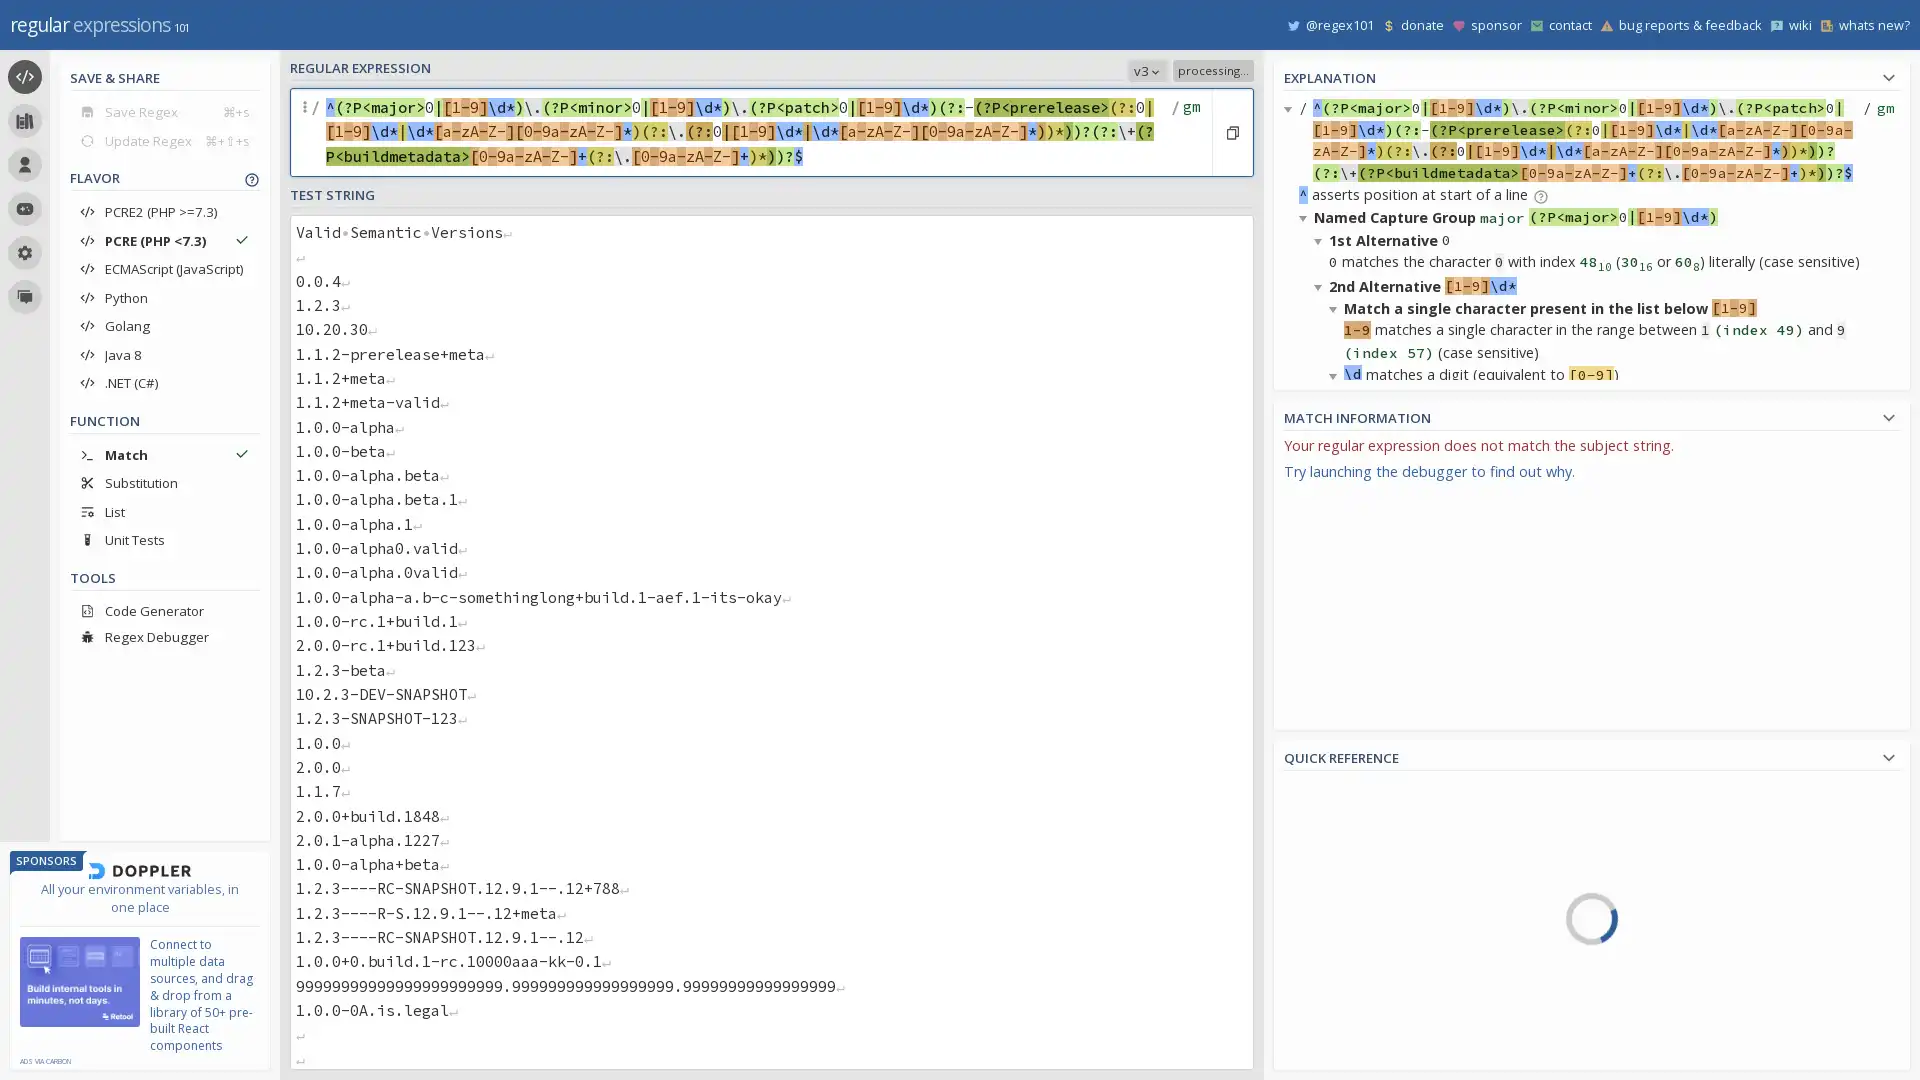  I want to click on Group minor, so click(1337, 696).